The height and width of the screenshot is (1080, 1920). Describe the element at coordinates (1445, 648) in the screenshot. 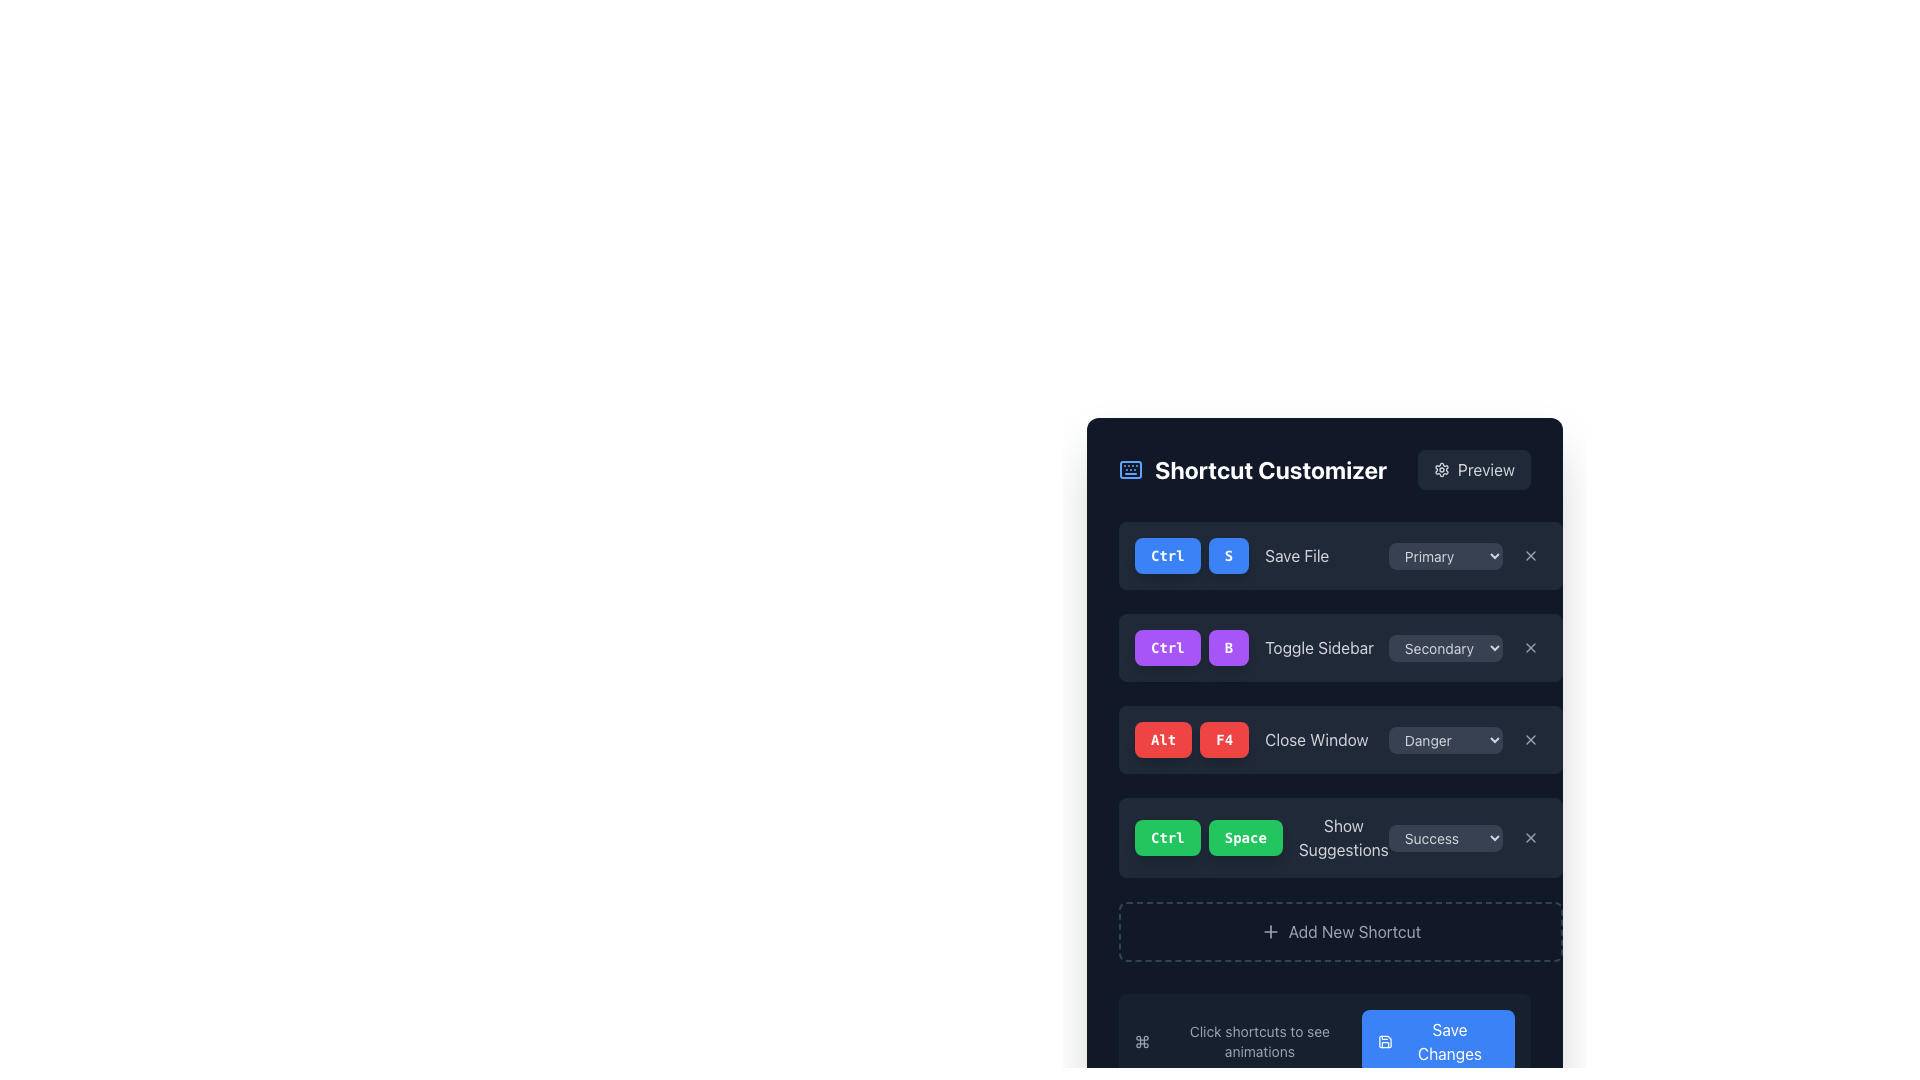

I see `the Dropdown menu for 'Toggle Sidebar'` at that location.